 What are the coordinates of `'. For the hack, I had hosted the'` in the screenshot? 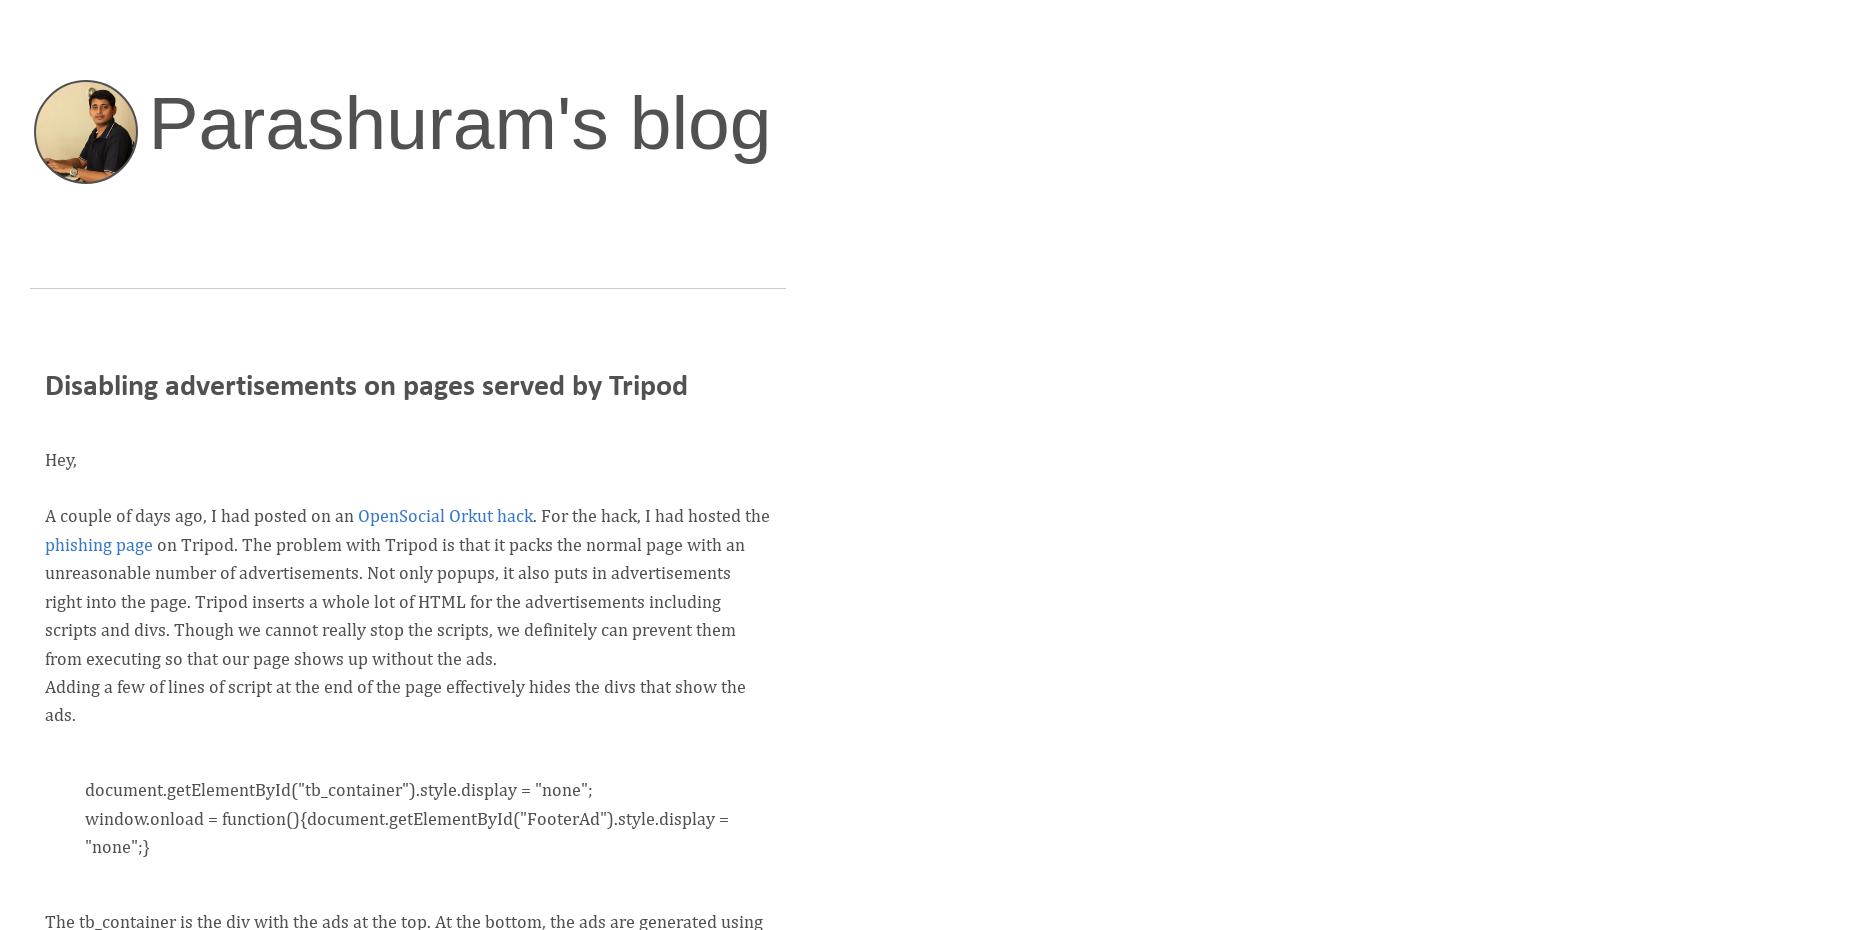 It's located at (651, 515).